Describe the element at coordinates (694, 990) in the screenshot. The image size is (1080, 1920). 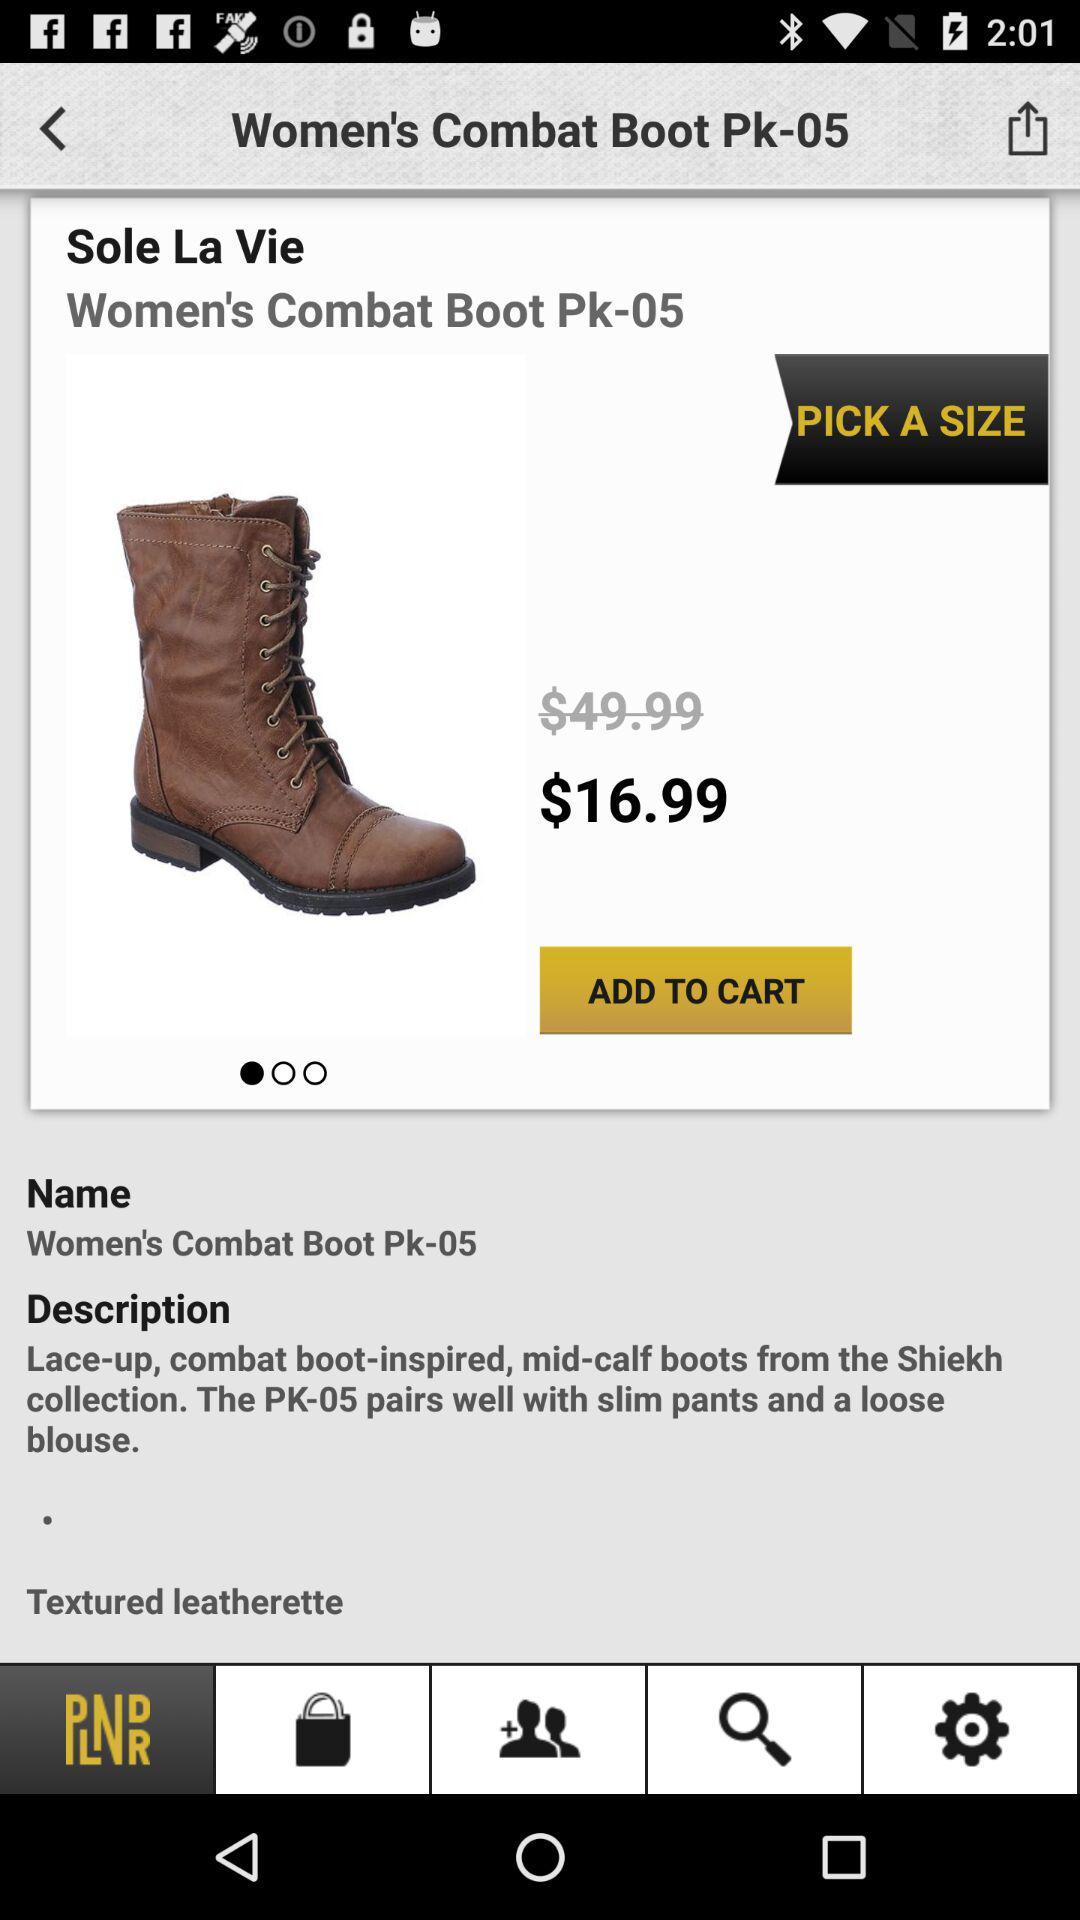
I see `icon above the name` at that location.